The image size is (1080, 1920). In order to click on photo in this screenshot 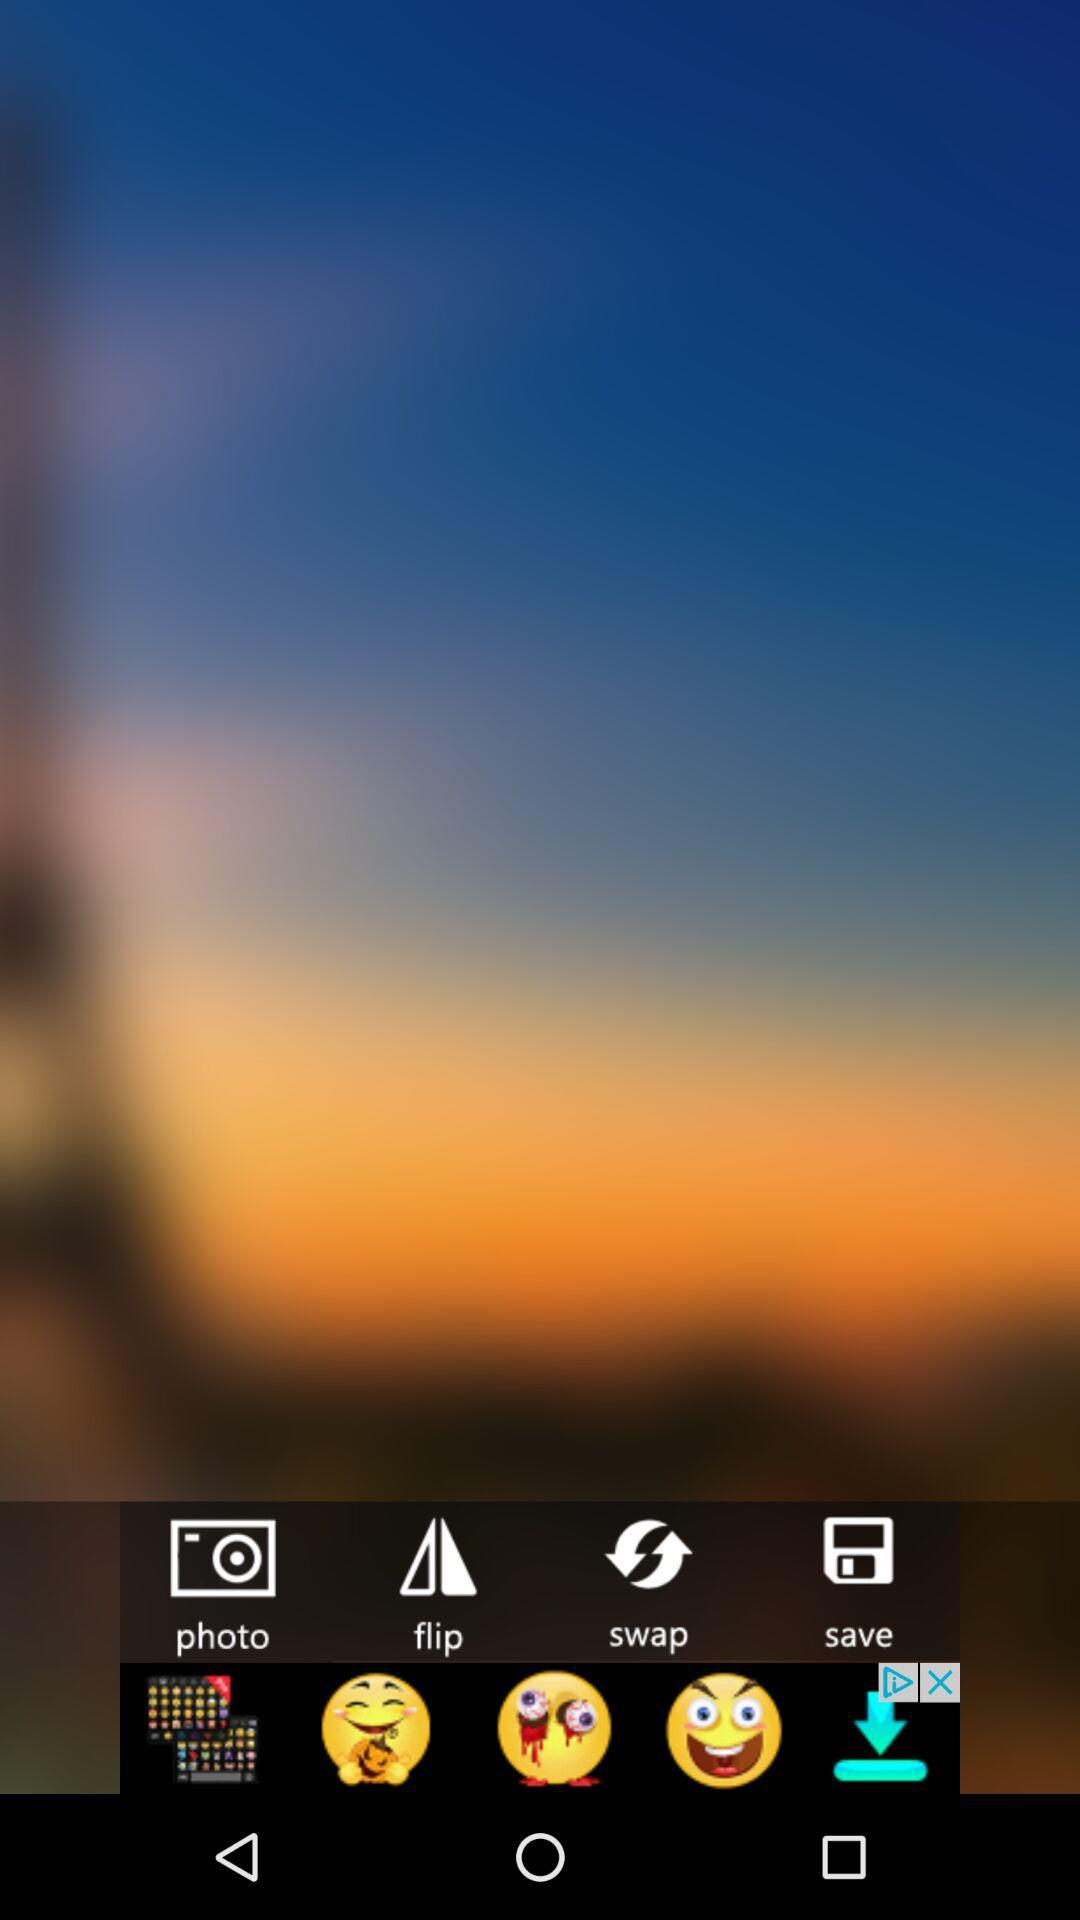, I will do `click(855, 1579)`.